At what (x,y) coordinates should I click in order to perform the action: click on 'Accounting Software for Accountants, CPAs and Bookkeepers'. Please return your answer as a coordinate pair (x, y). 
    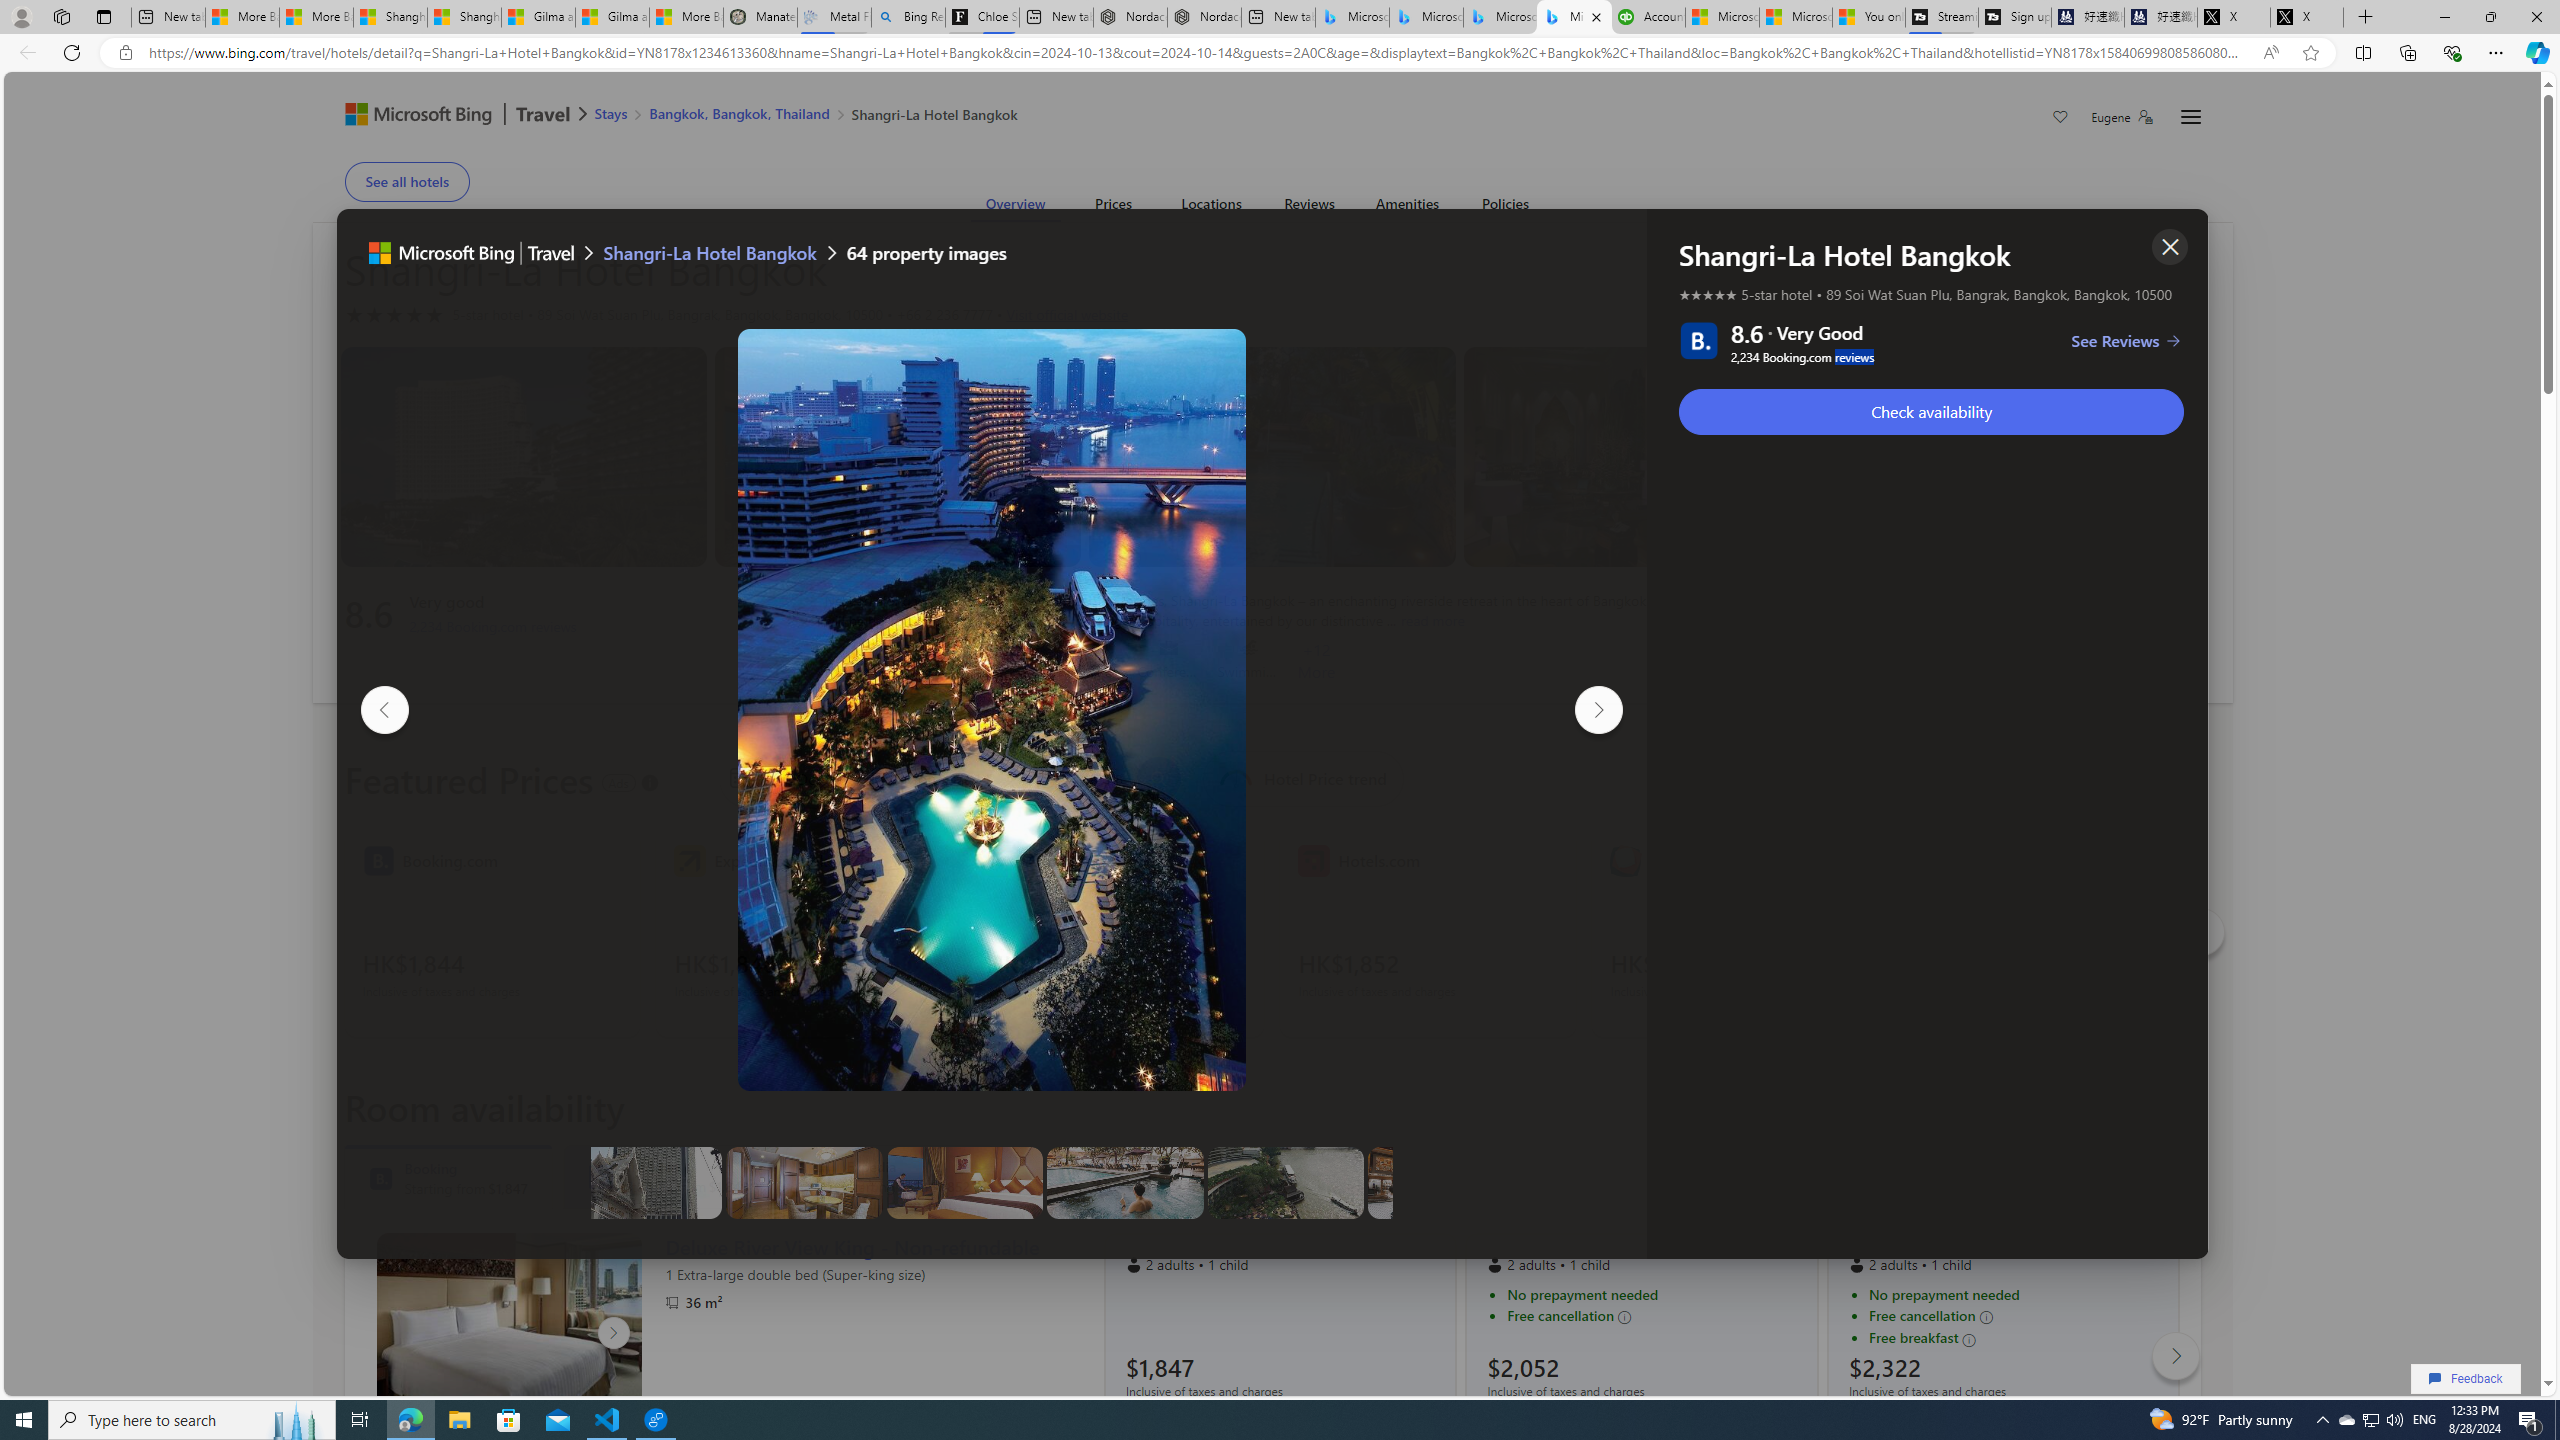
    Looking at the image, I should click on (1647, 16).